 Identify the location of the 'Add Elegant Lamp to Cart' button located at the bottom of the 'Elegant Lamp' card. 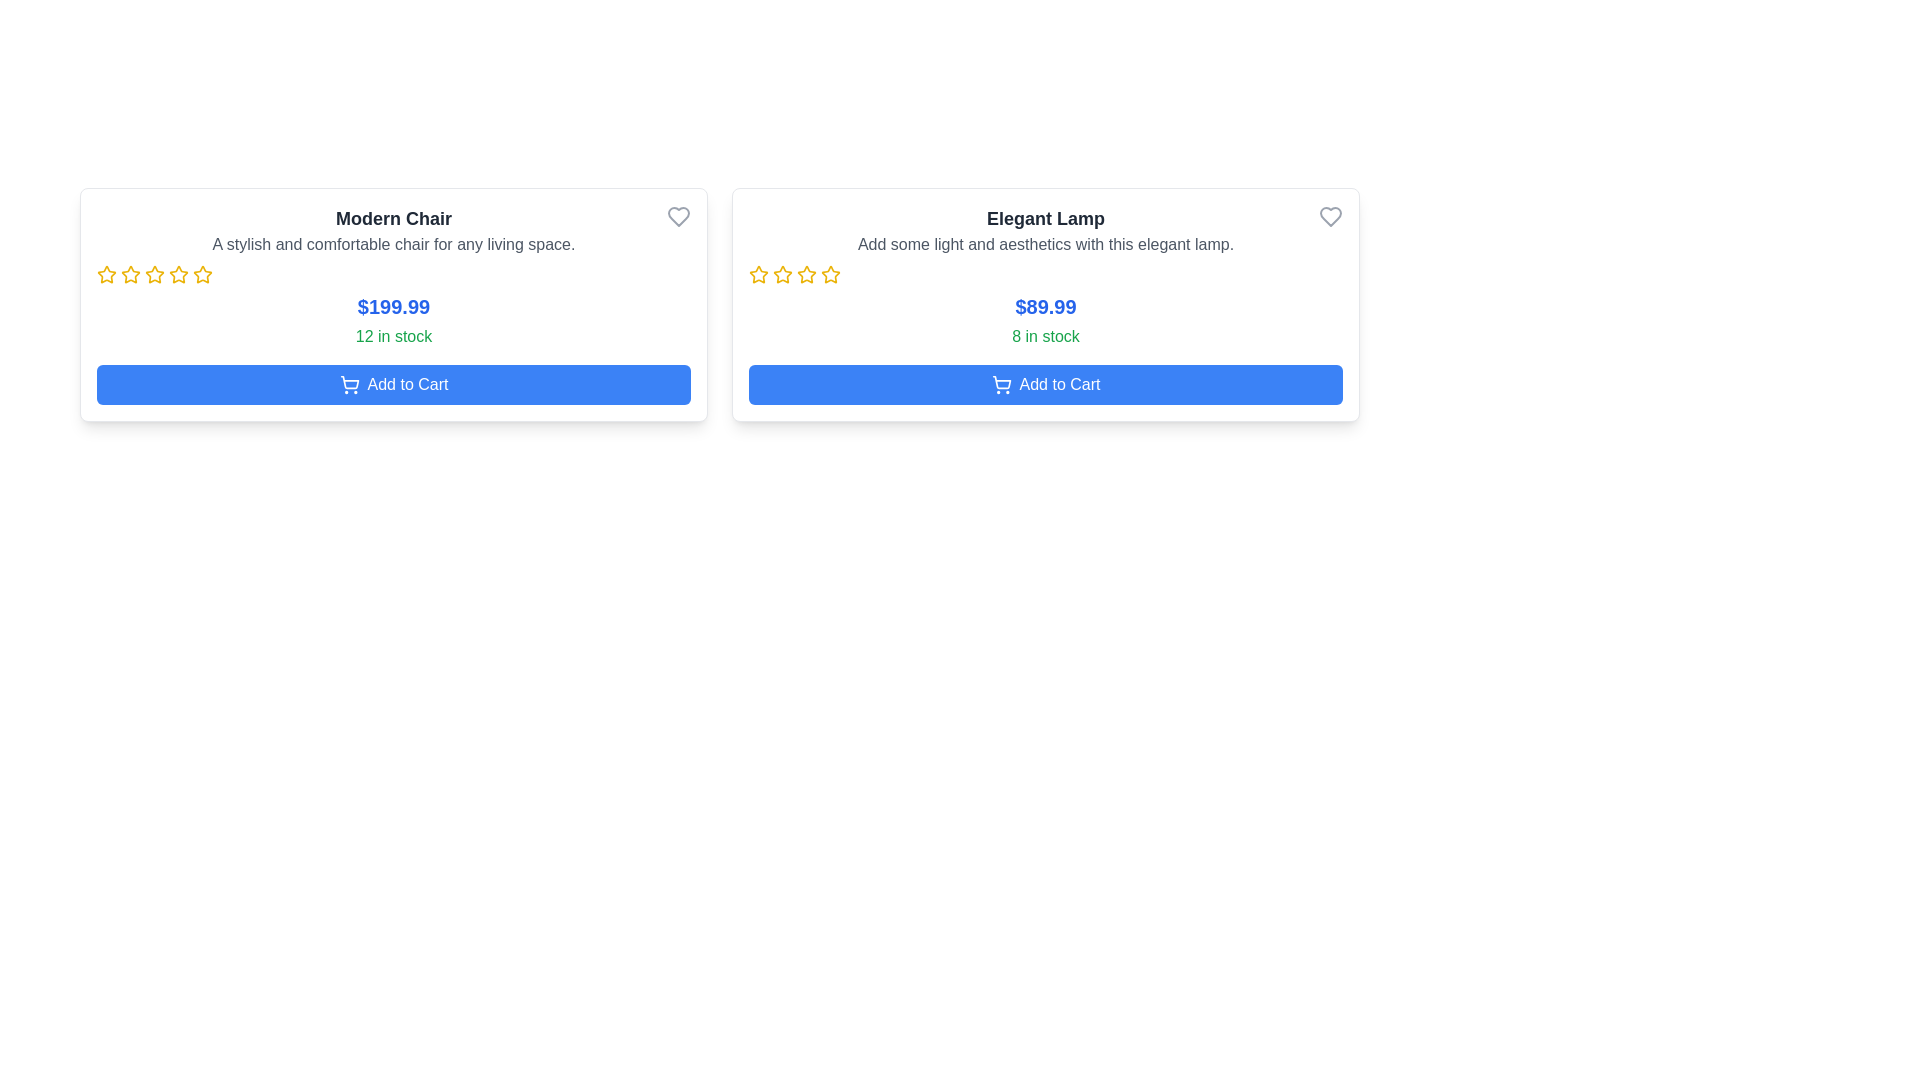
(1045, 385).